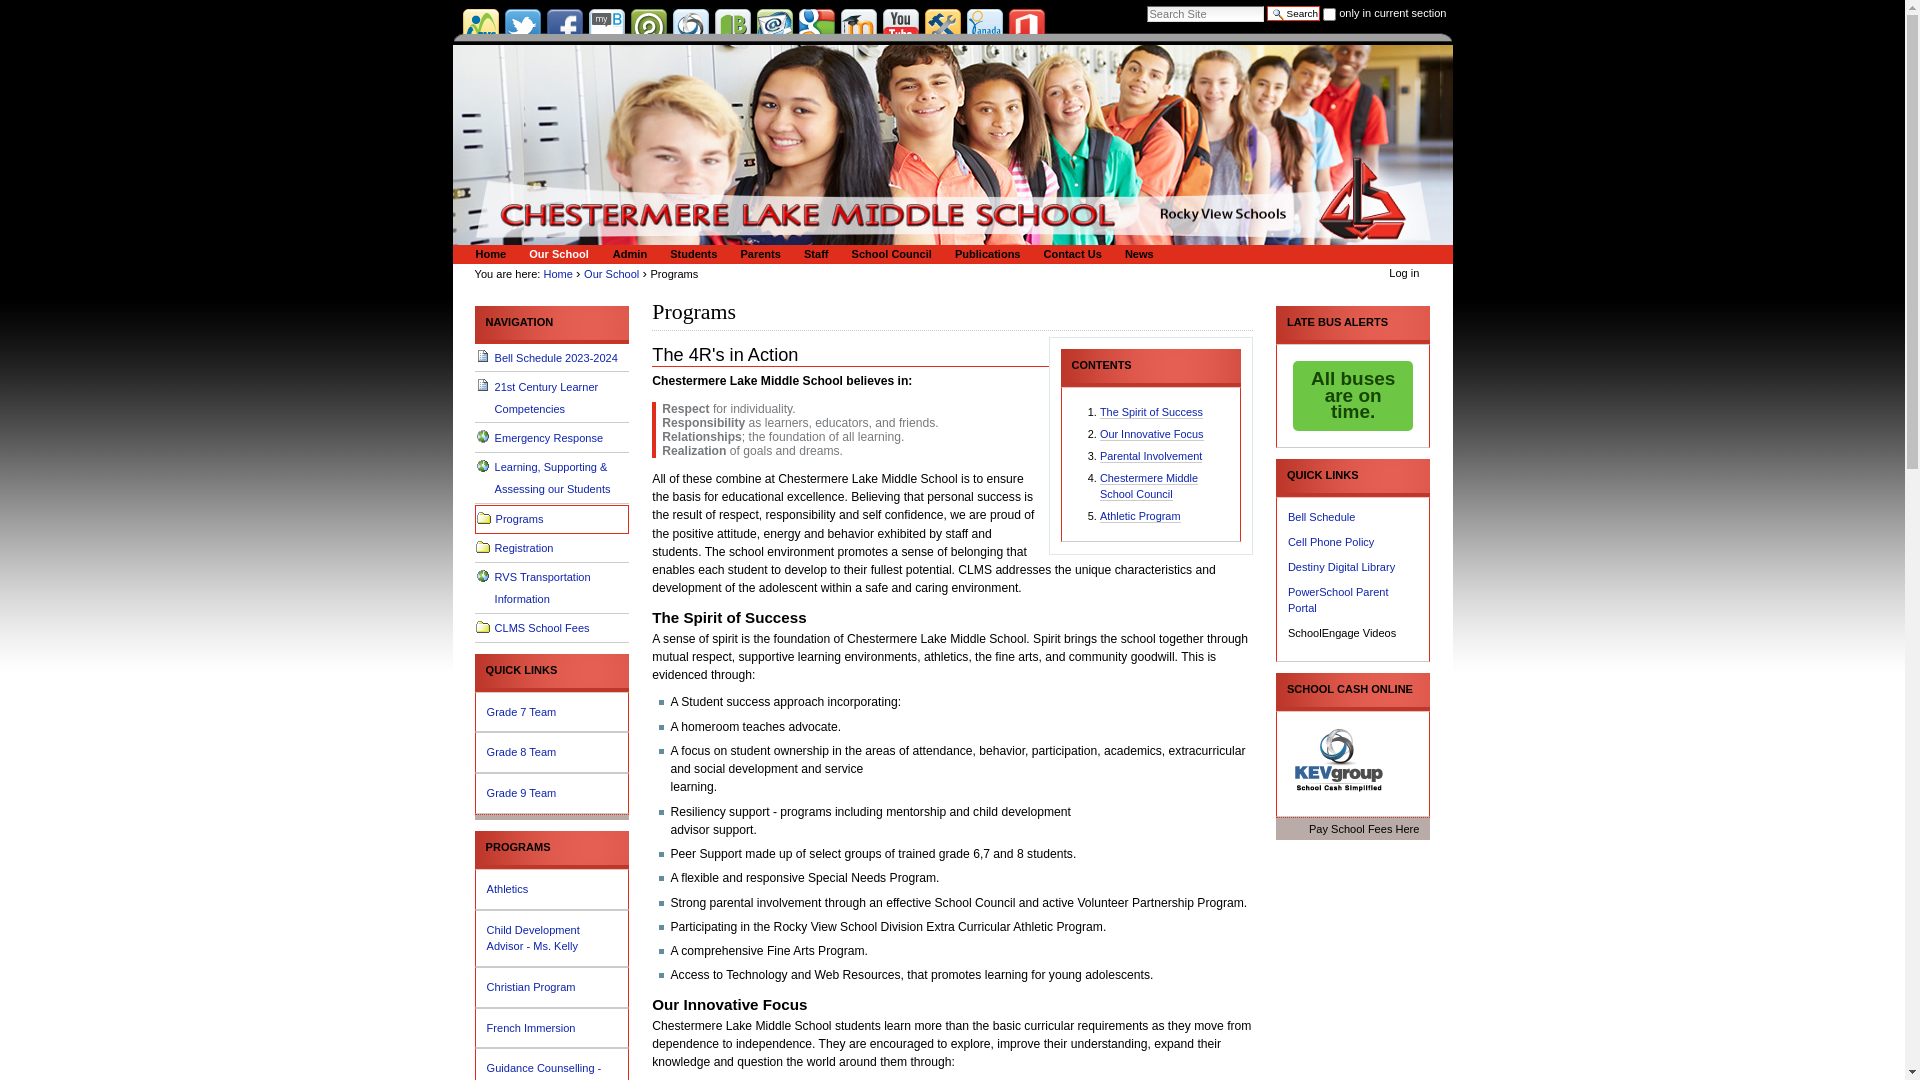  What do you see at coordinates (552, 711) in the screenshot?
I see `'Grade 7 Team'` at bounding box center [552, 711].